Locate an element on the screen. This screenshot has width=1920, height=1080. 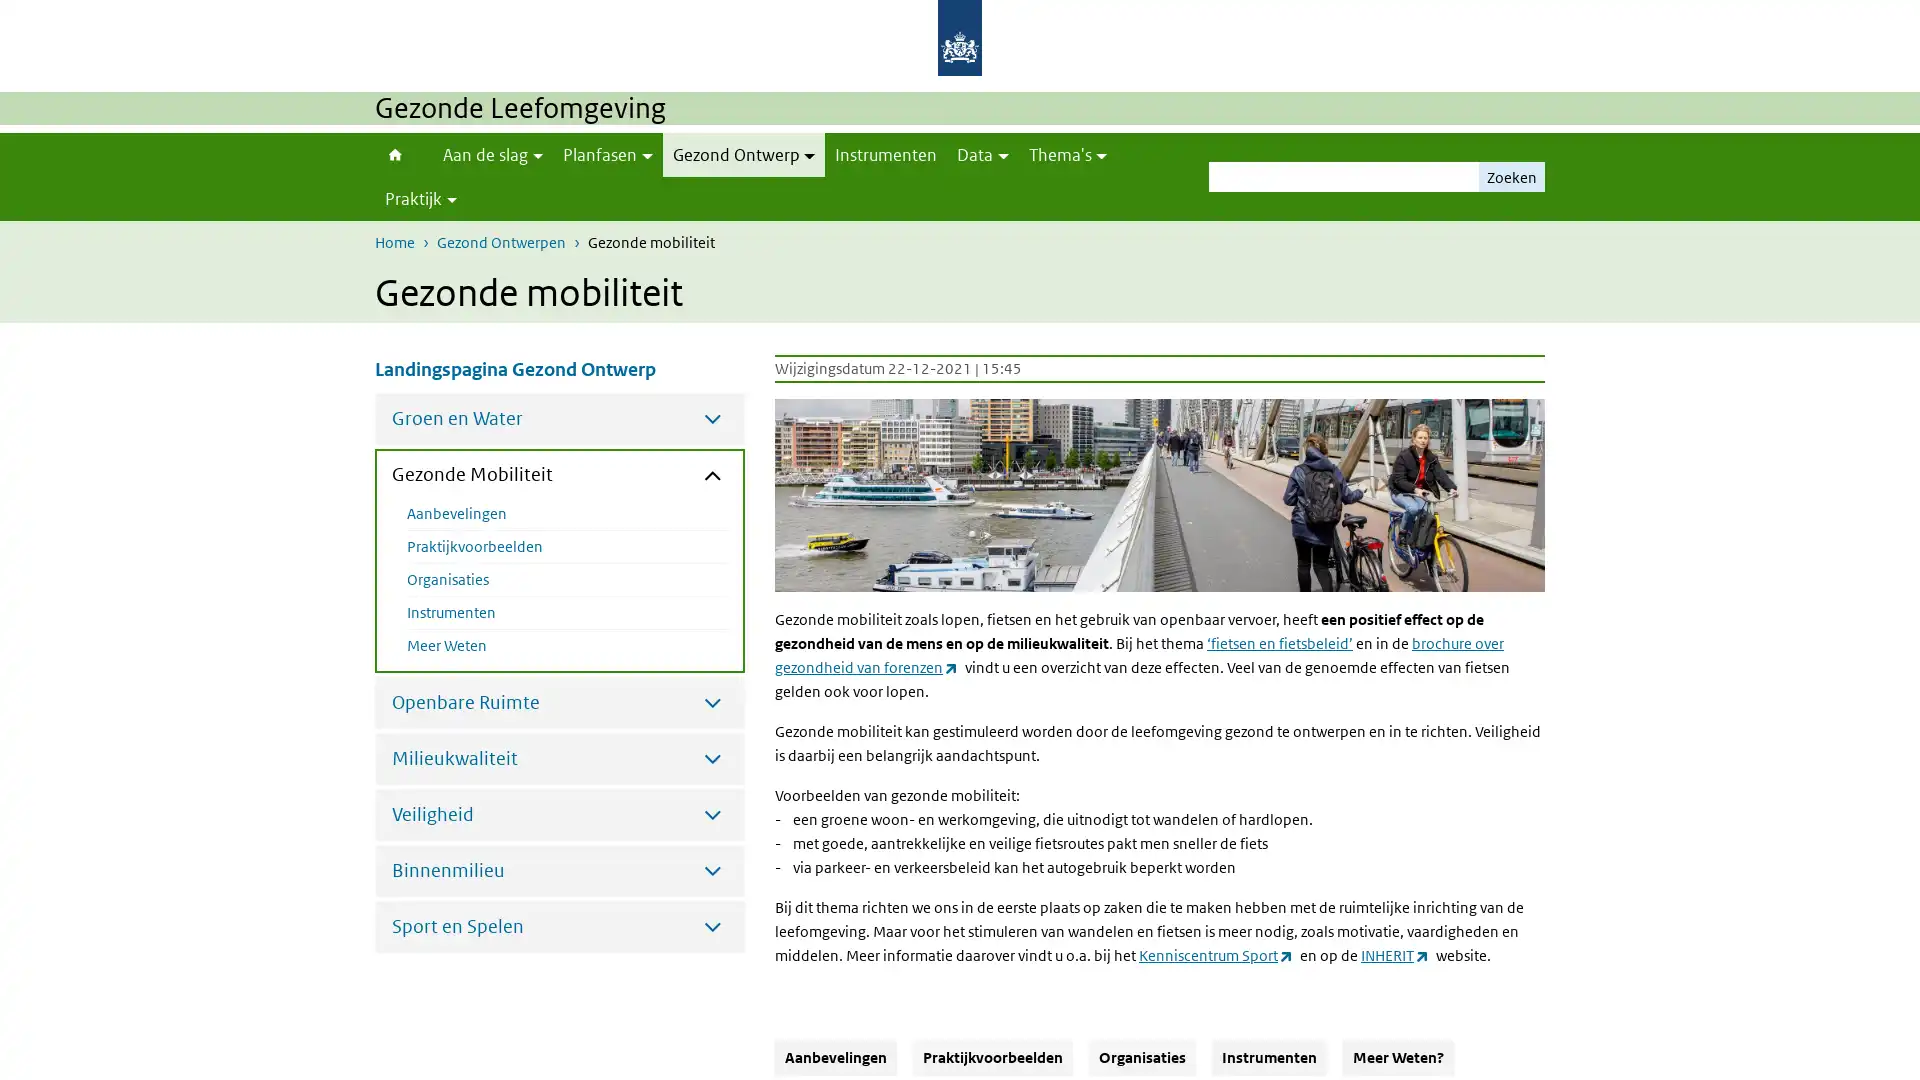
Zoeken is located at coordinates (1512, 176).